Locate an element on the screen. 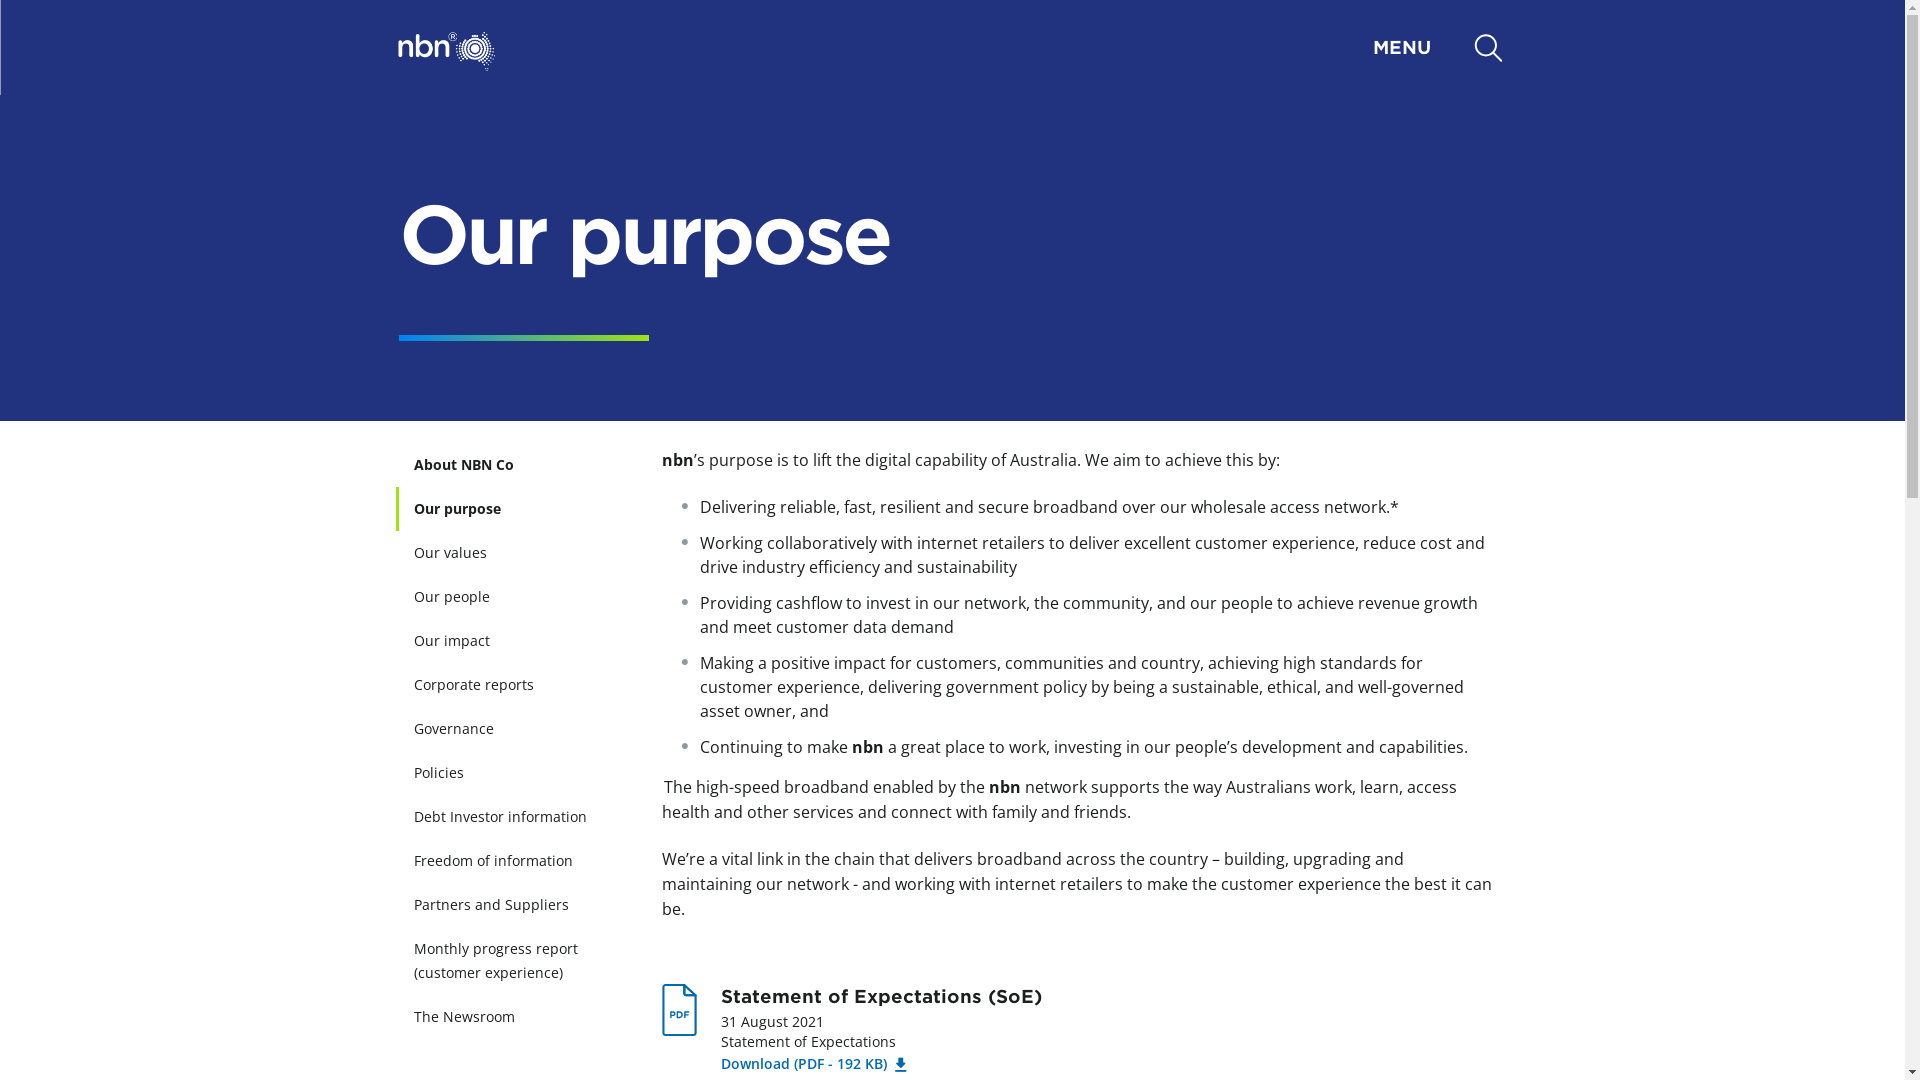  'Governance' is located at coordinates (512, 729).